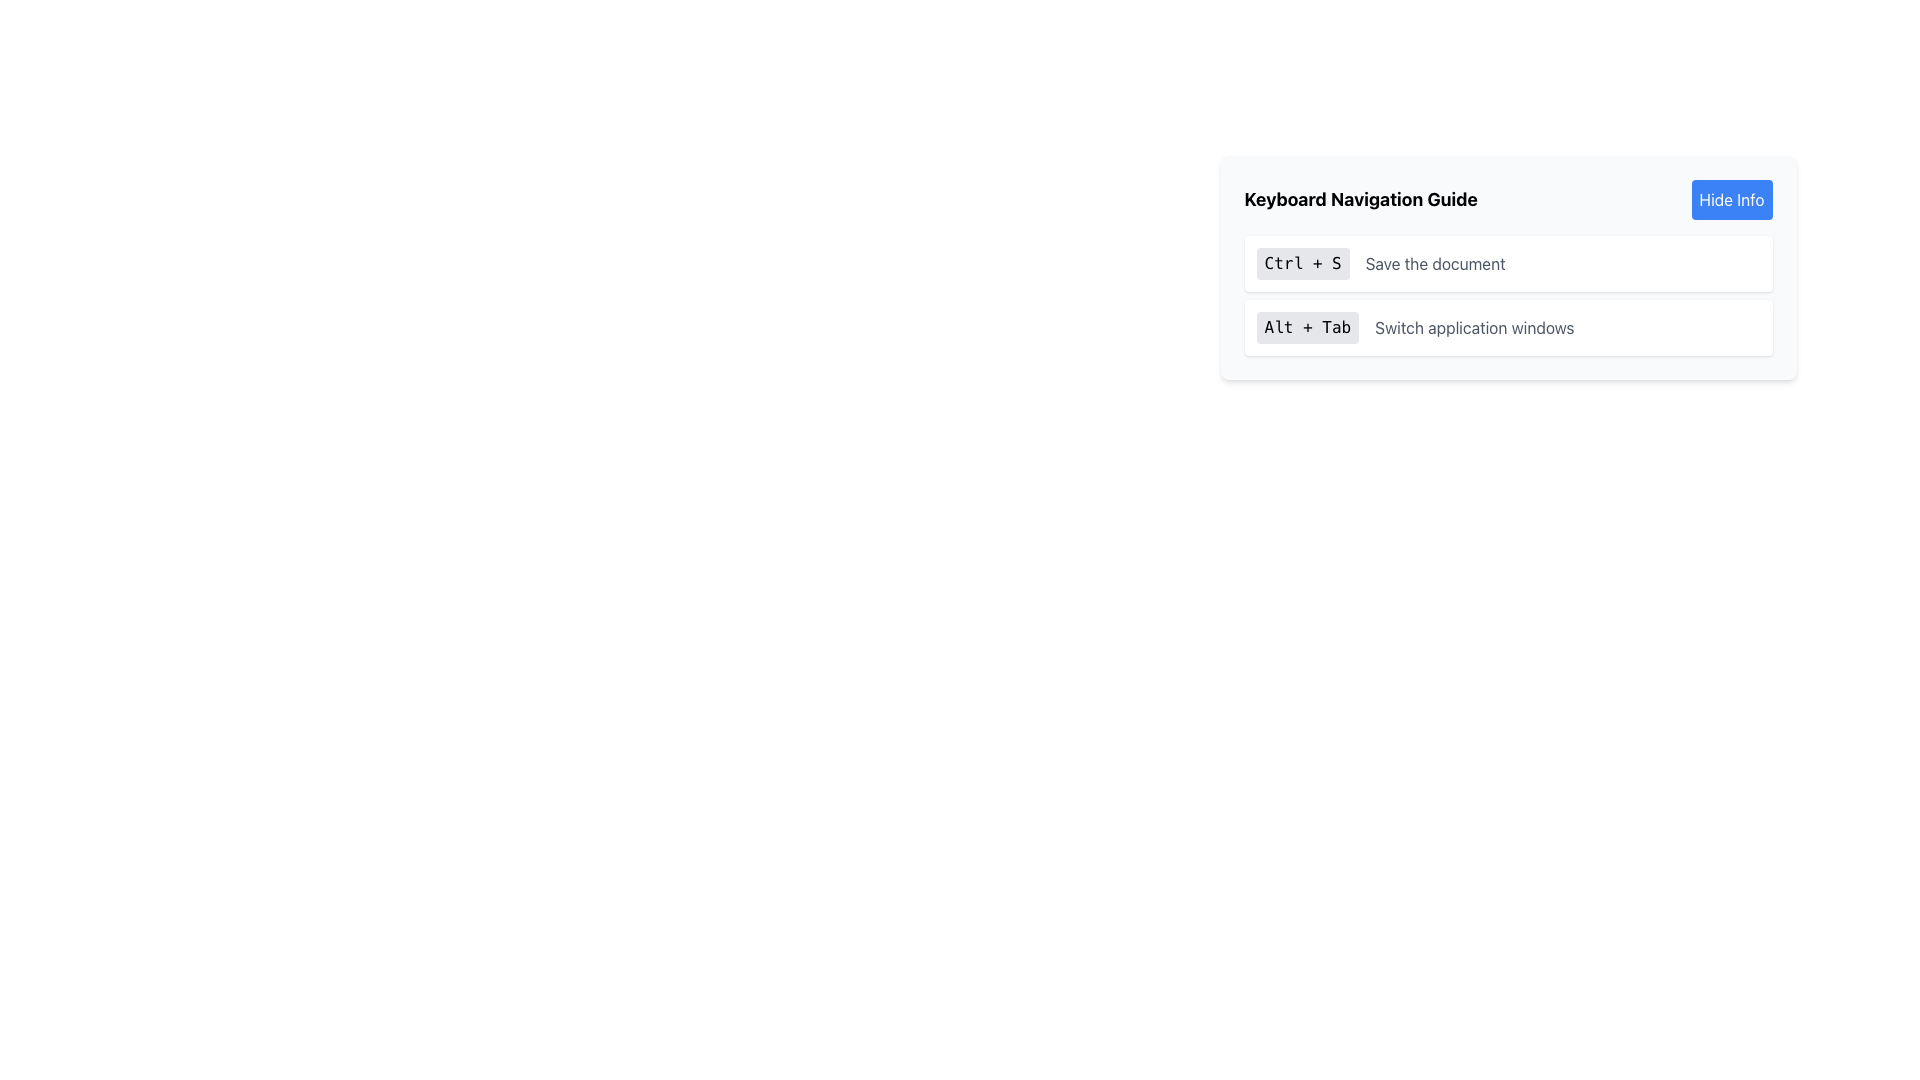  Describe the element at coordinates (1508, 296) in the screenshot. I see `the Informational Panel titled 'Keyboard Navigation Guide' that contains shortcut commands and their descriptions` at that location.